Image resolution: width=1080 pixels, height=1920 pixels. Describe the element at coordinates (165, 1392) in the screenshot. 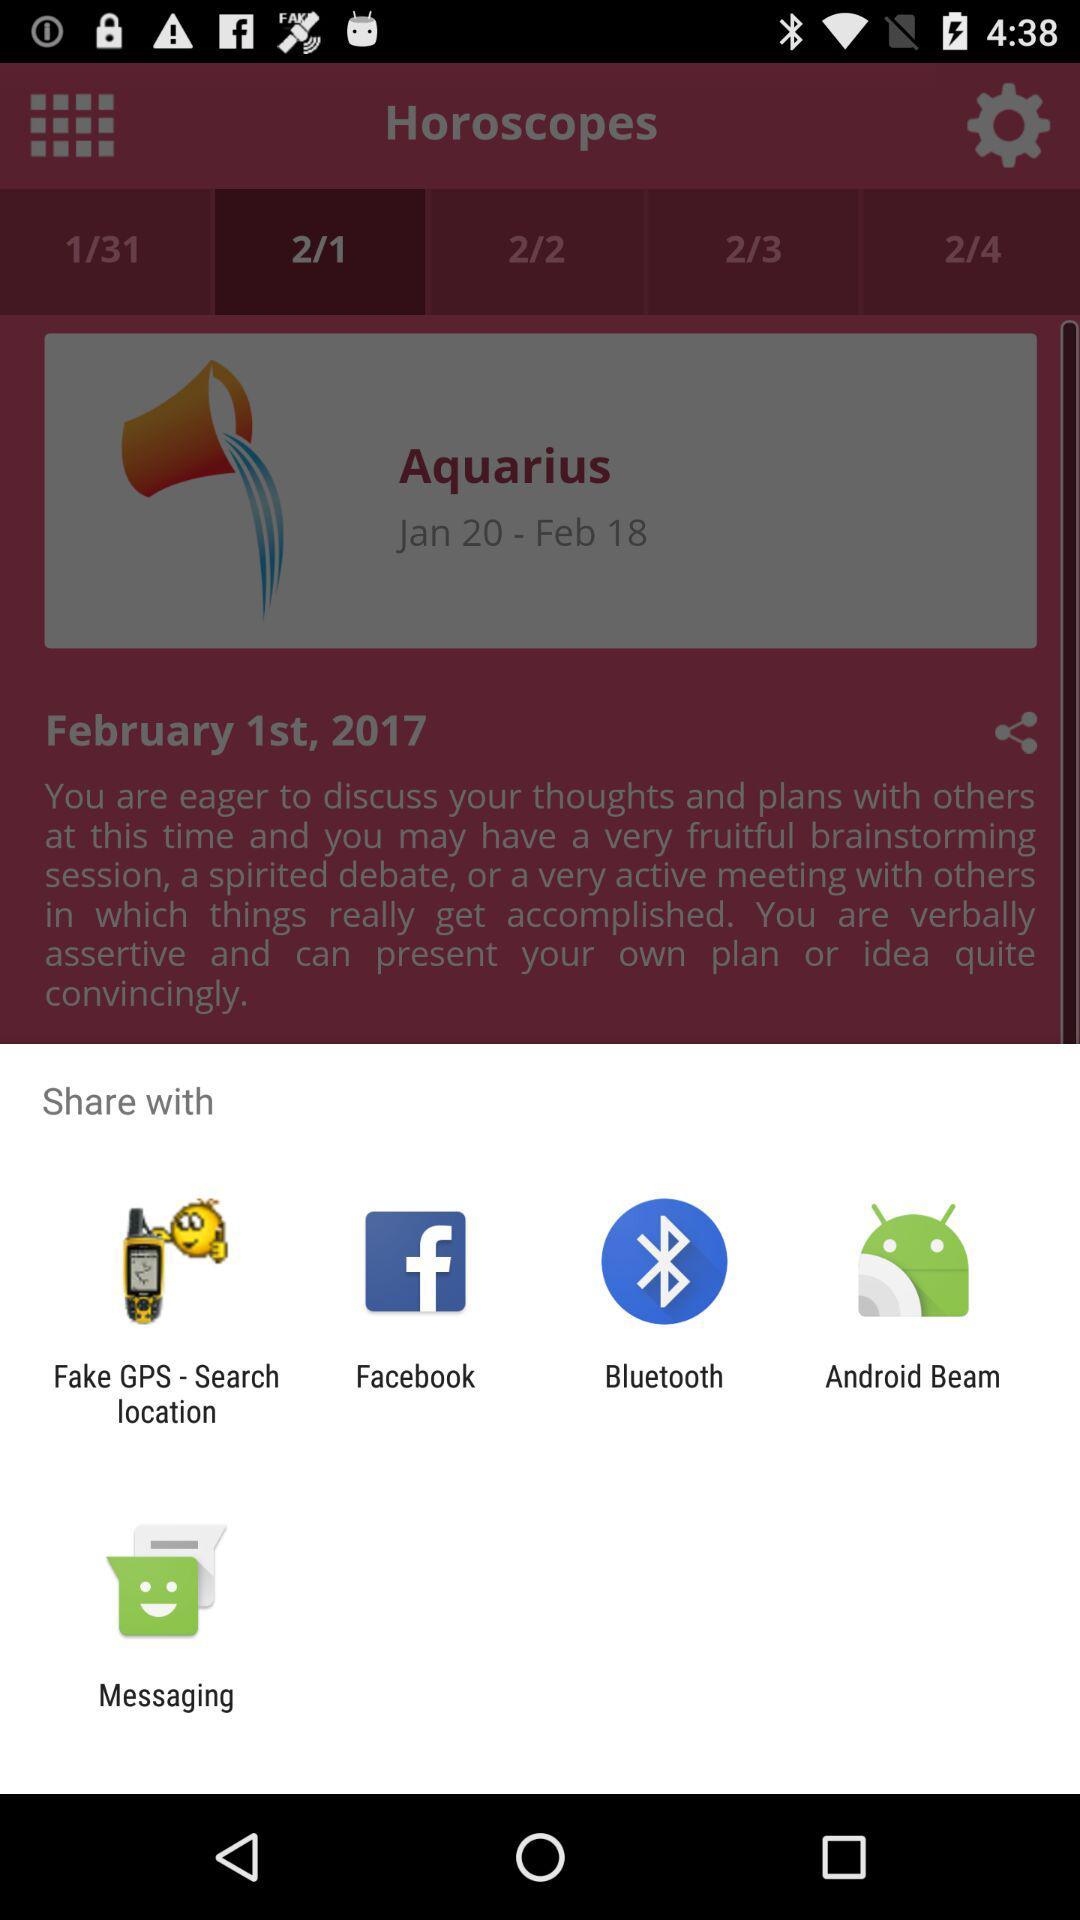

I see `the item next to facebook` at that location.